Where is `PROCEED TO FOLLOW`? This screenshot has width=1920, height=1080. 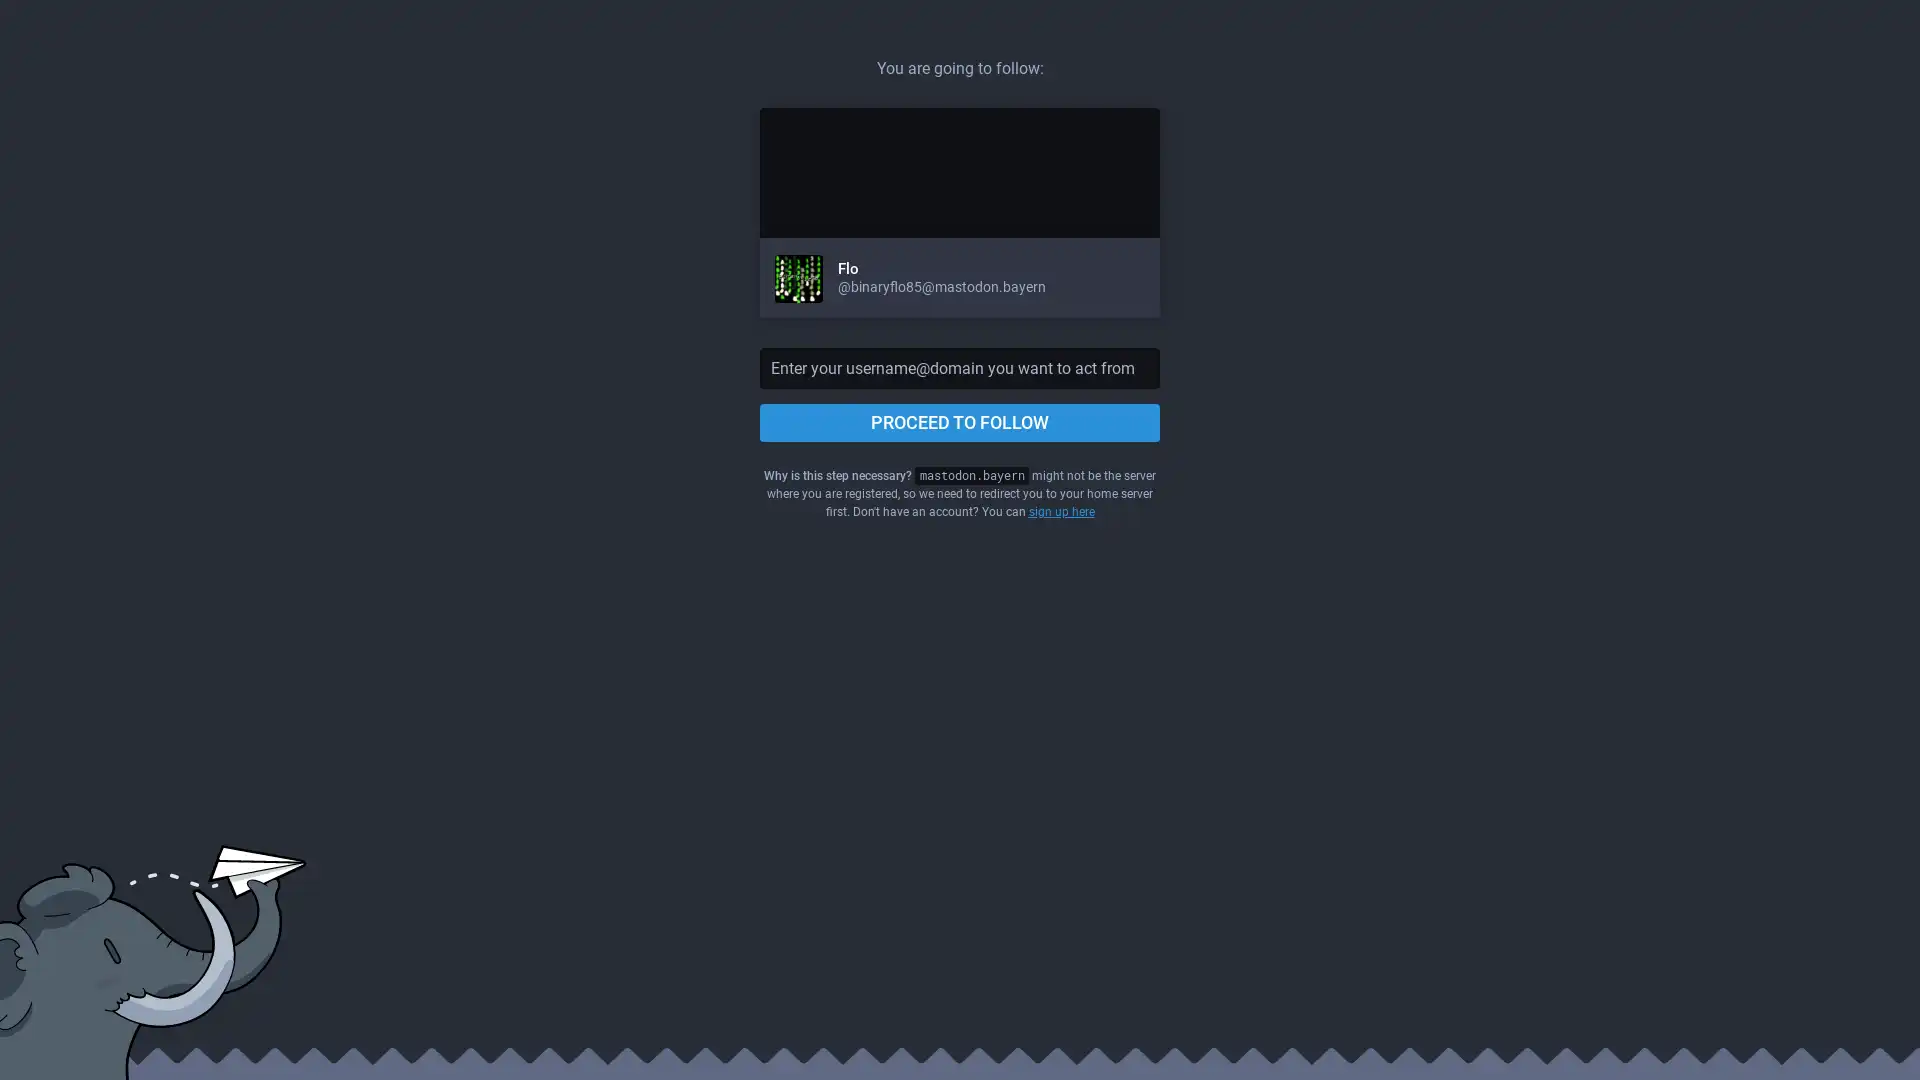
PROCEED TO FOLLOW is located at coordinates (960, 422).